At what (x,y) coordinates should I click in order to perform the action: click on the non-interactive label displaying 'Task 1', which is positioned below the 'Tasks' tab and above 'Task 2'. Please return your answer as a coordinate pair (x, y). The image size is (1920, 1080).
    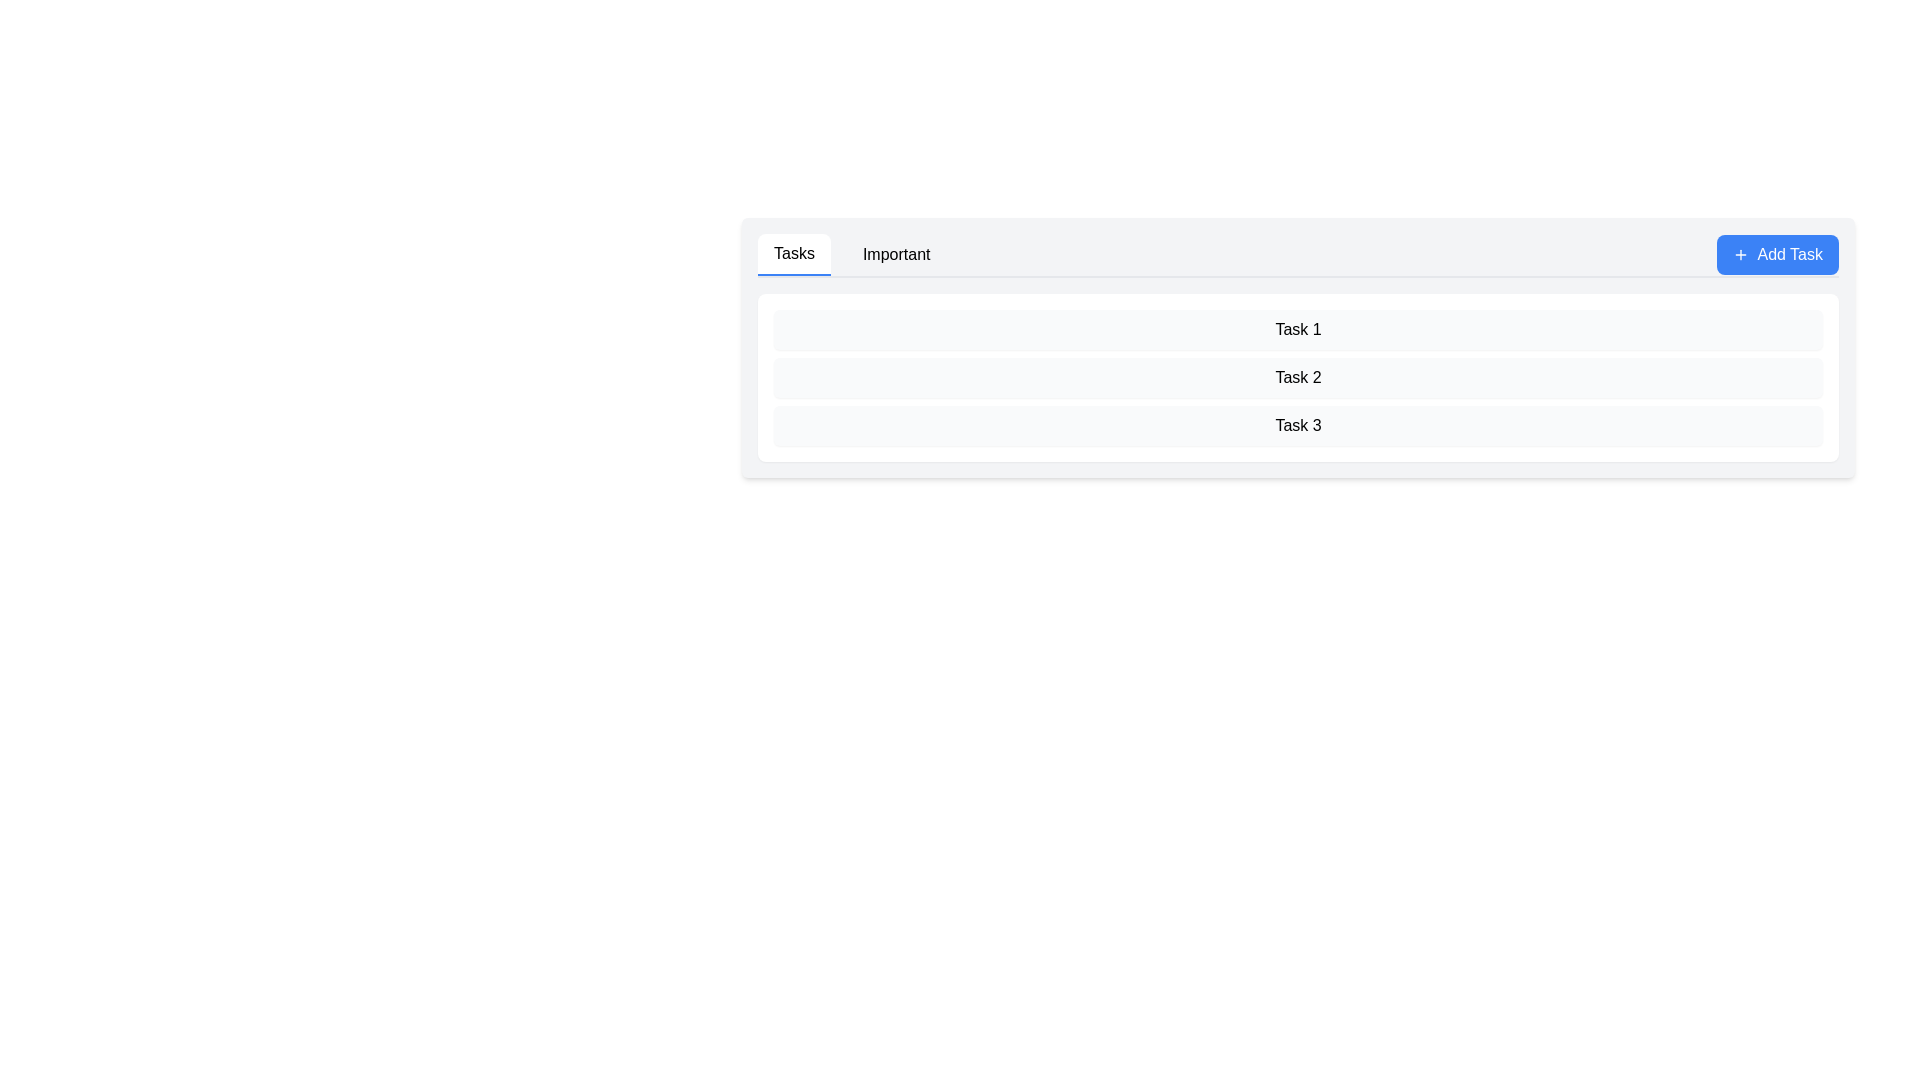
    Looking at the image, I should click on (1298, 329).